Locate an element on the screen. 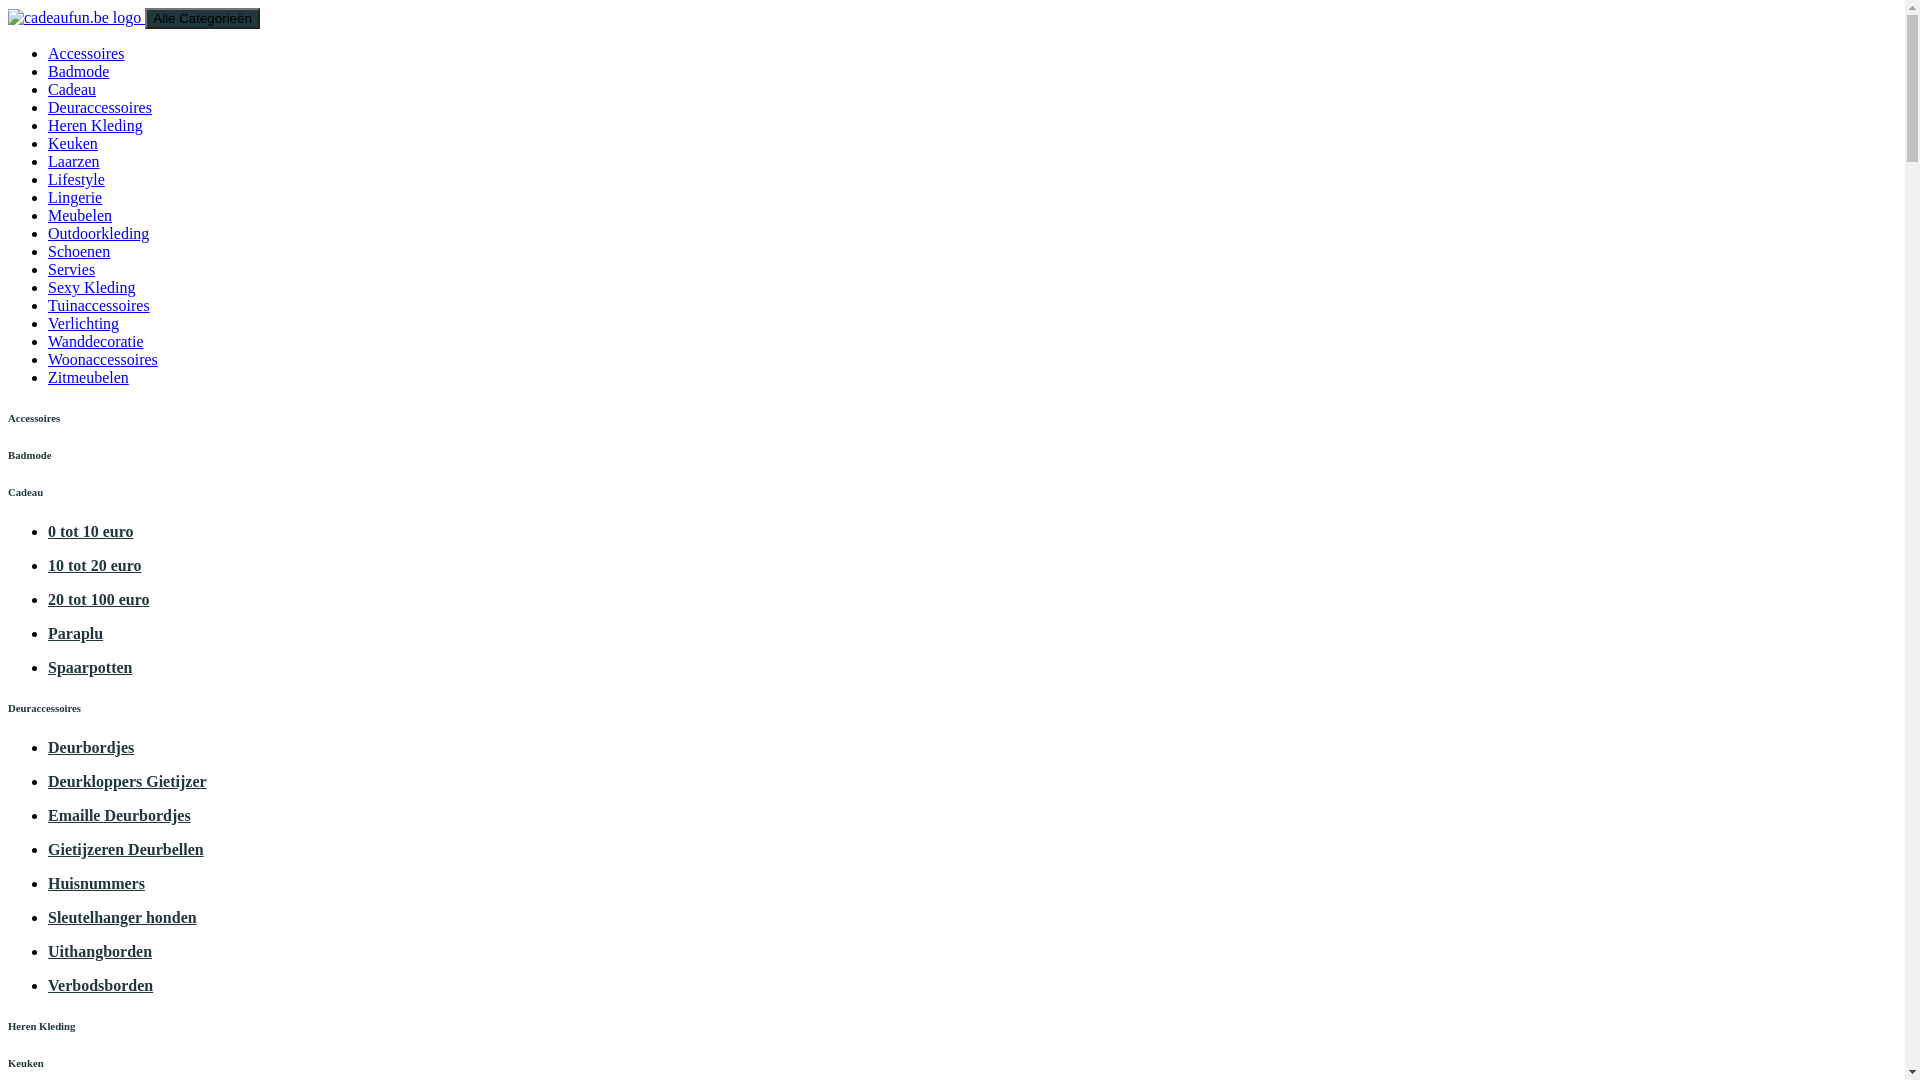 Image resolution: width=1920 pixels, height=1080 pixels. 'Lingerie' is located at coordinates (75, 197).